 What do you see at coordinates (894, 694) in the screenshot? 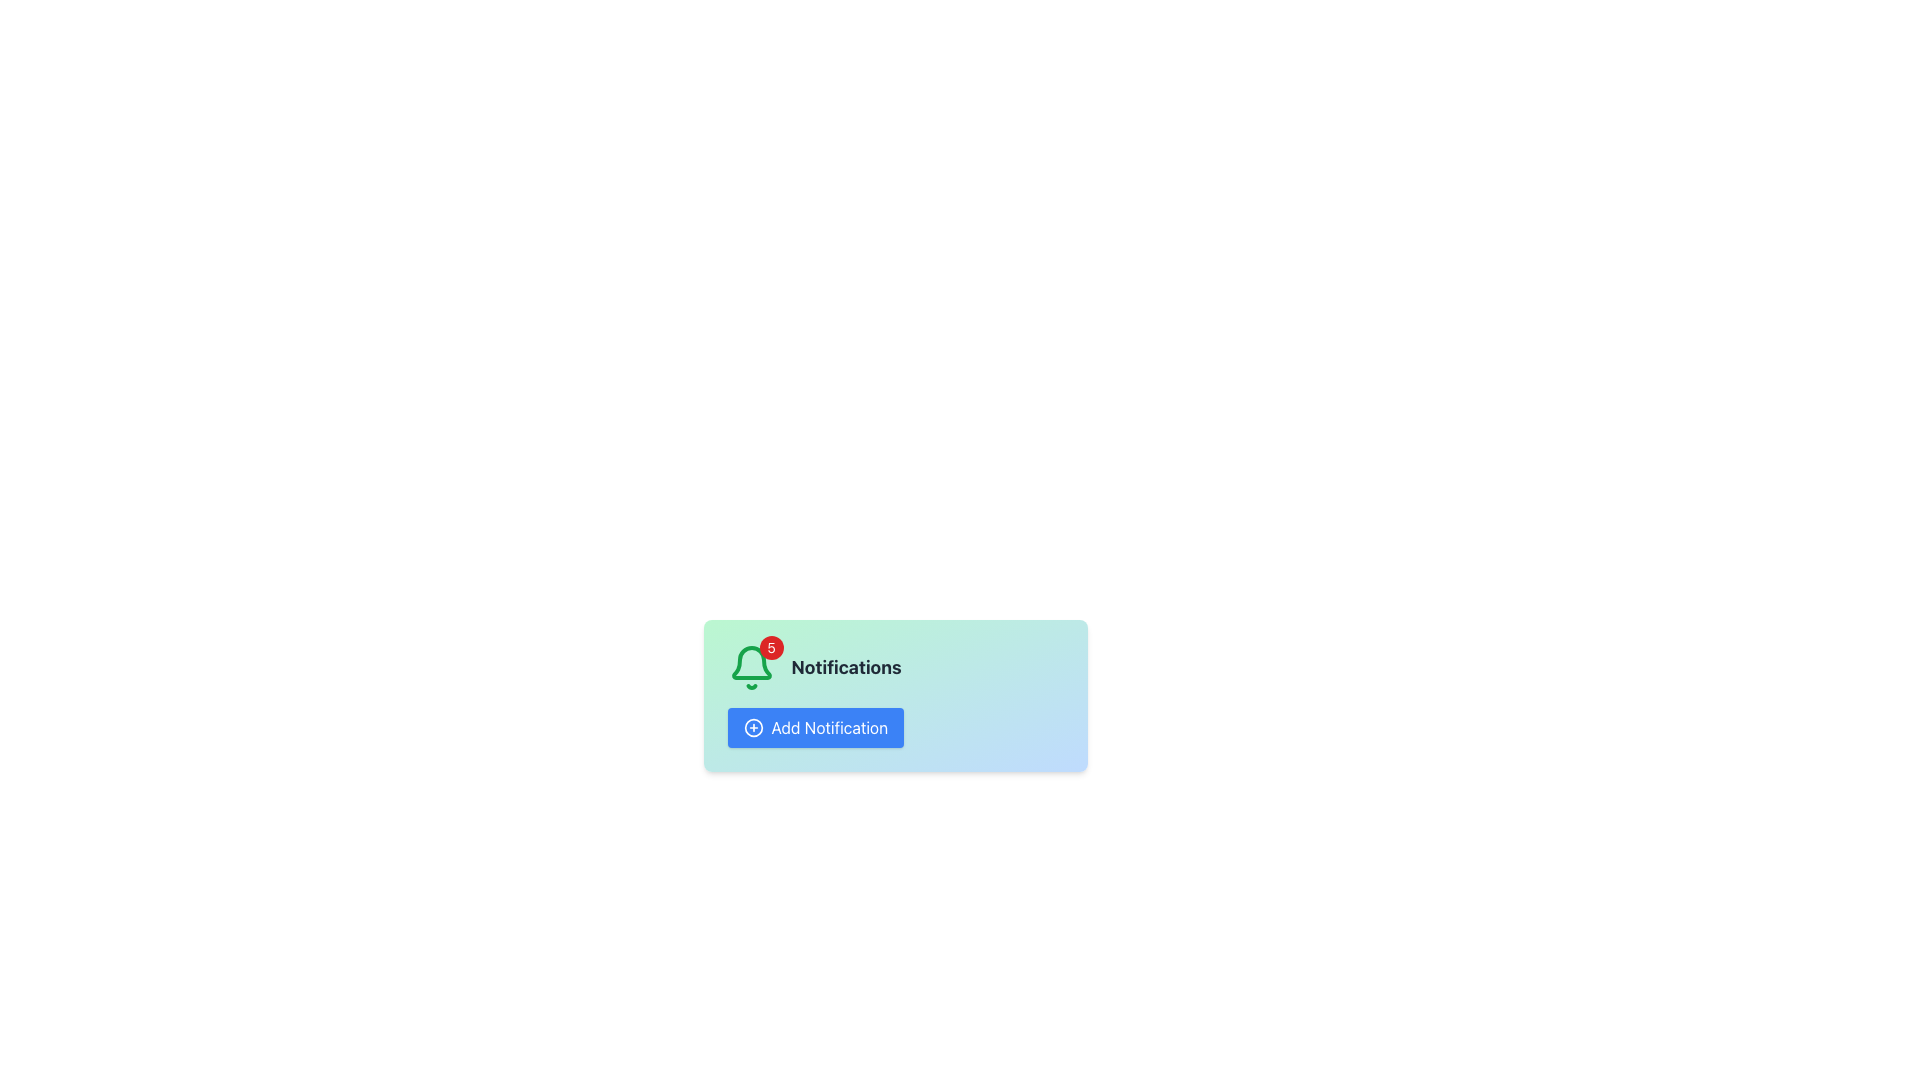
I see `the notification dashboard element that summarizes notifications and includes a button to add a new notification` at bounding box center [894, 694].